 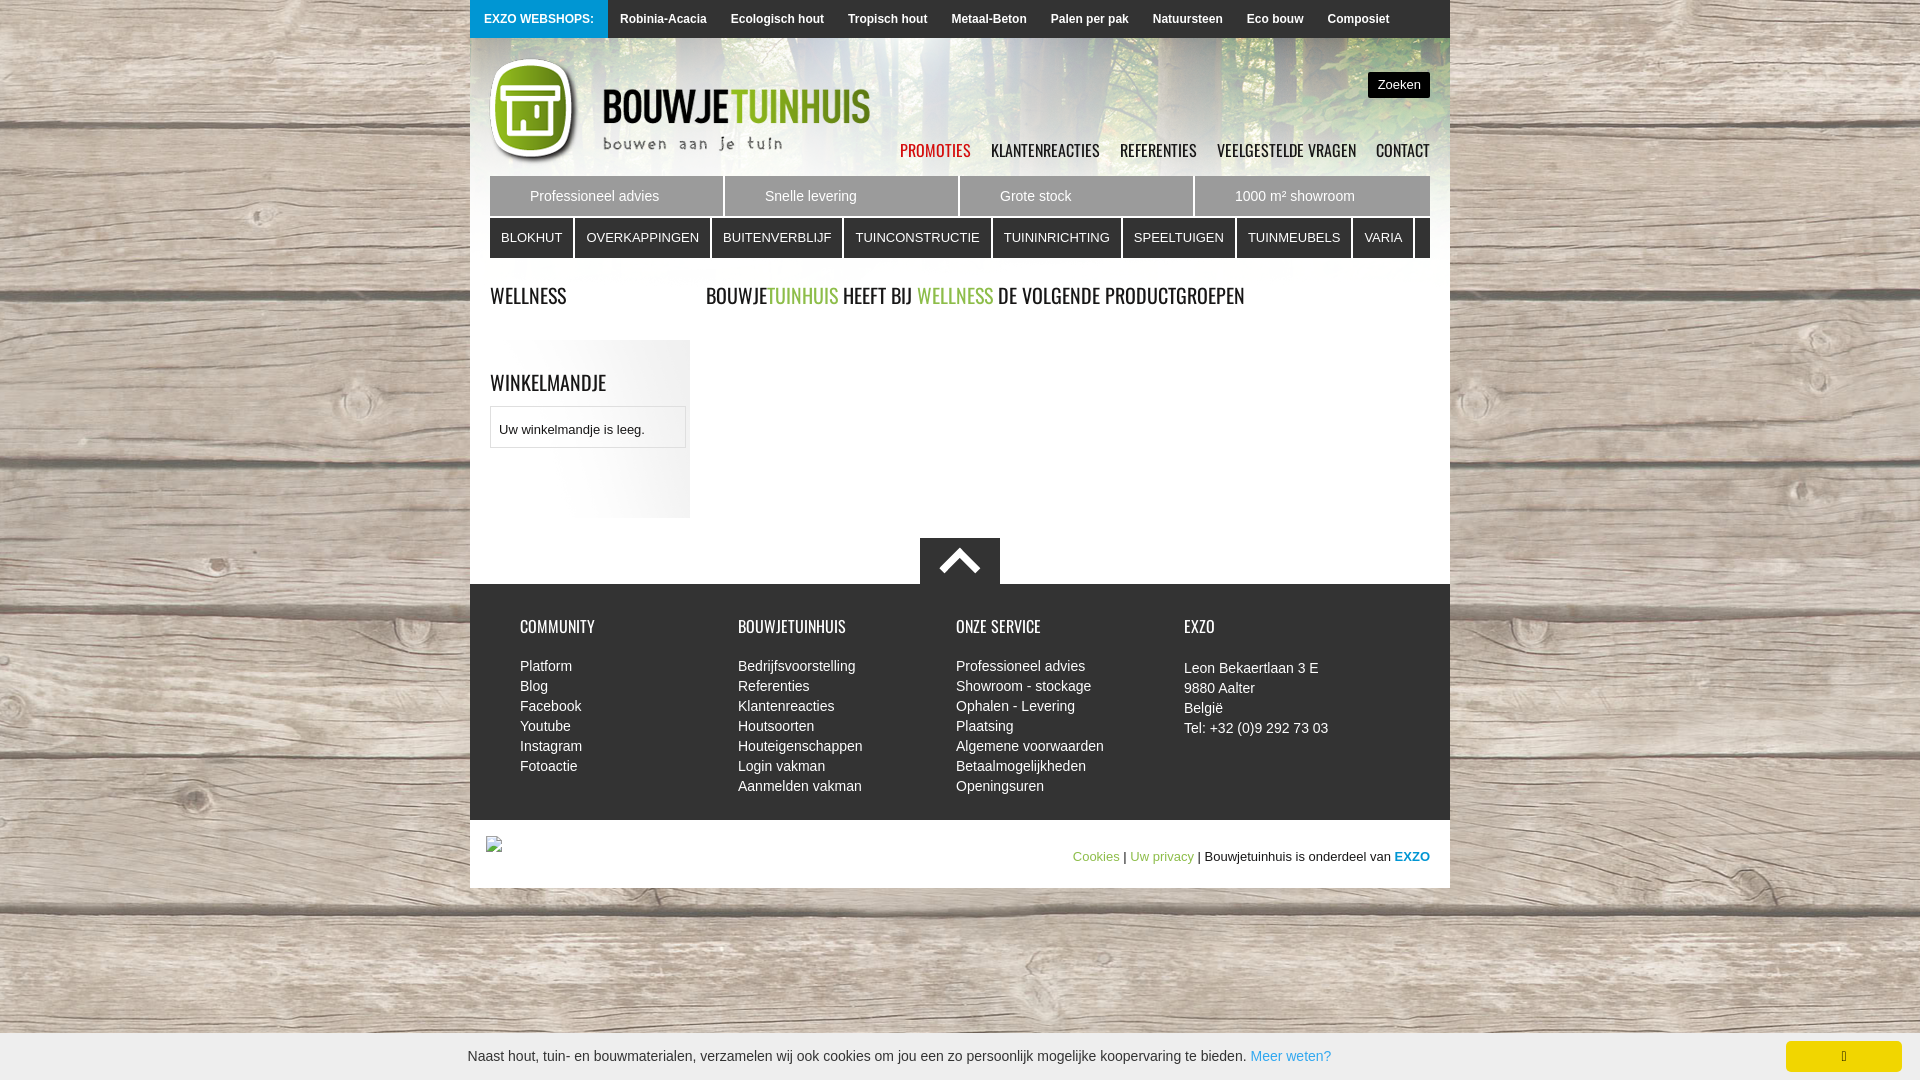 What do you see at coordinates (831, 666) in the screenshot?
I see `'Bedrijfsvoorstelling'` at bounding box center [831, 666].